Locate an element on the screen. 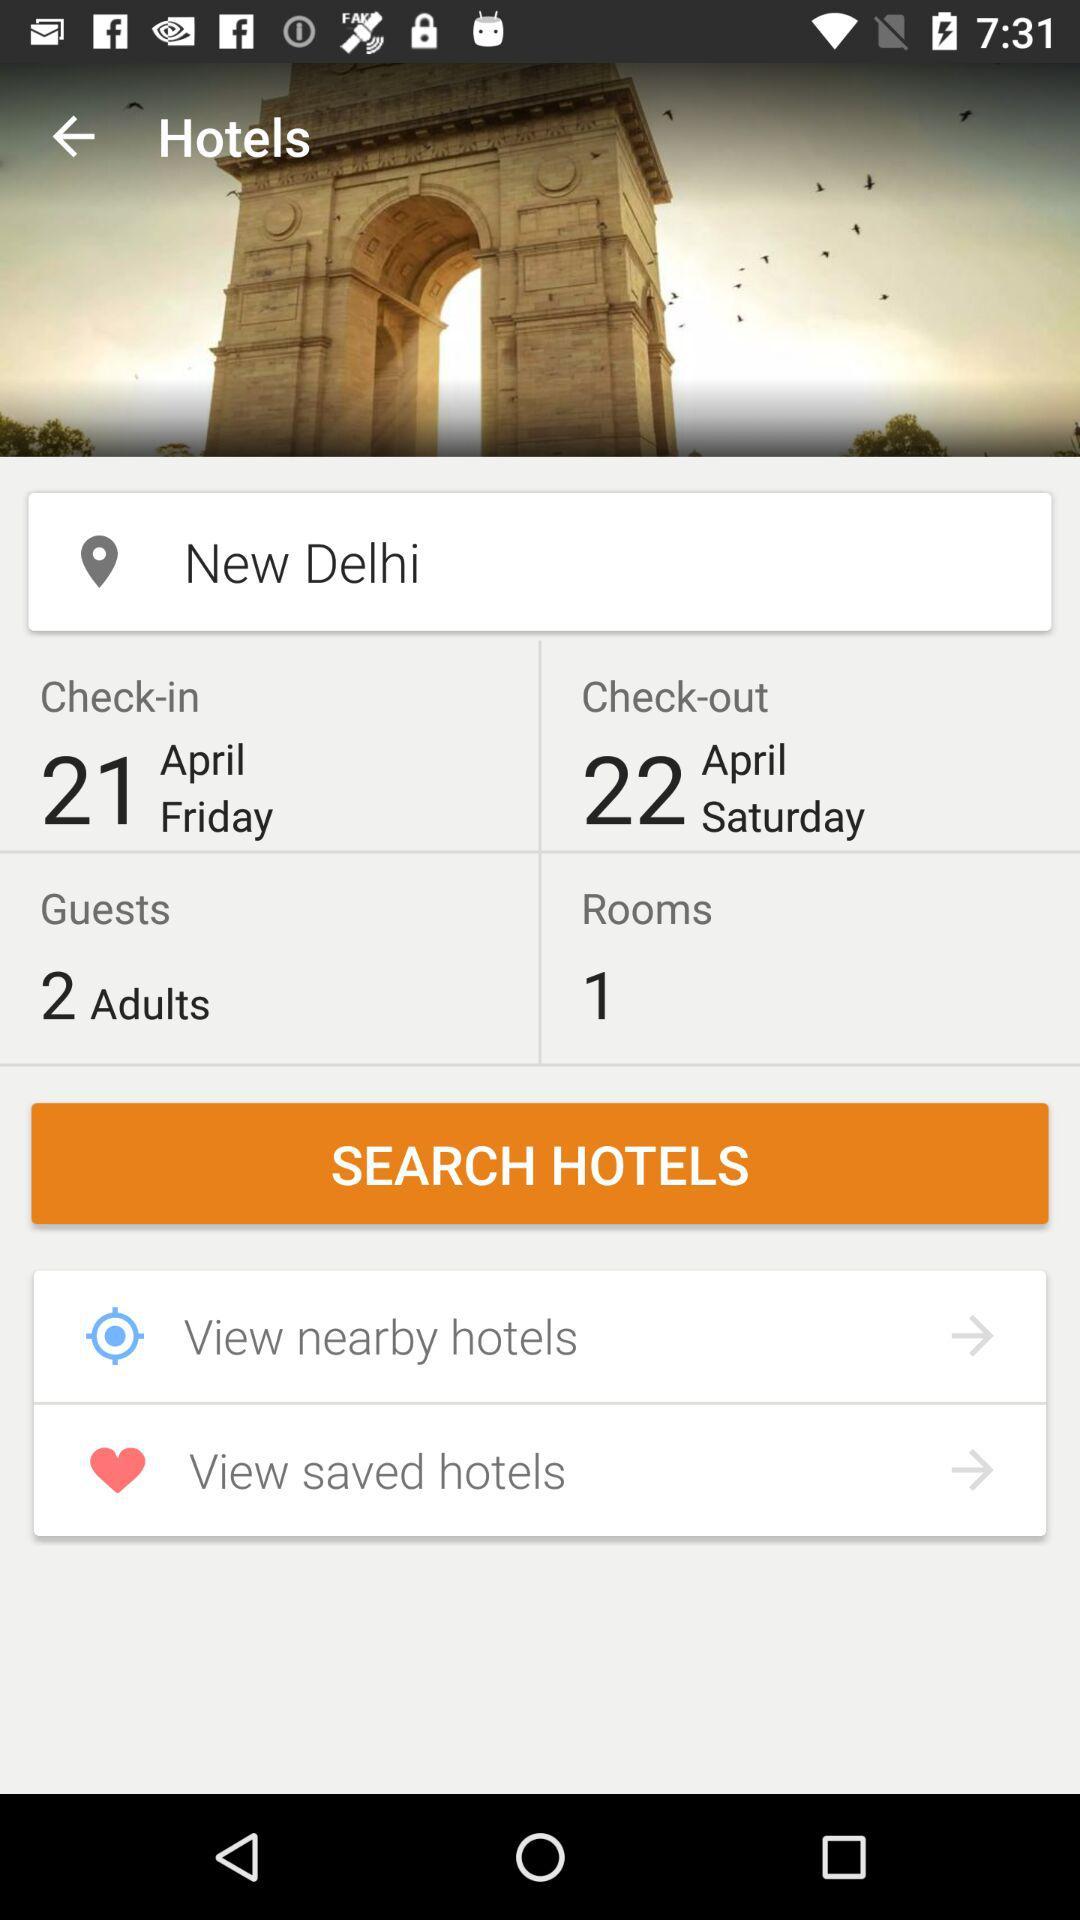 This screenshot has width=1080, height=1920. the option below the image is located at coordinates (540, 560).